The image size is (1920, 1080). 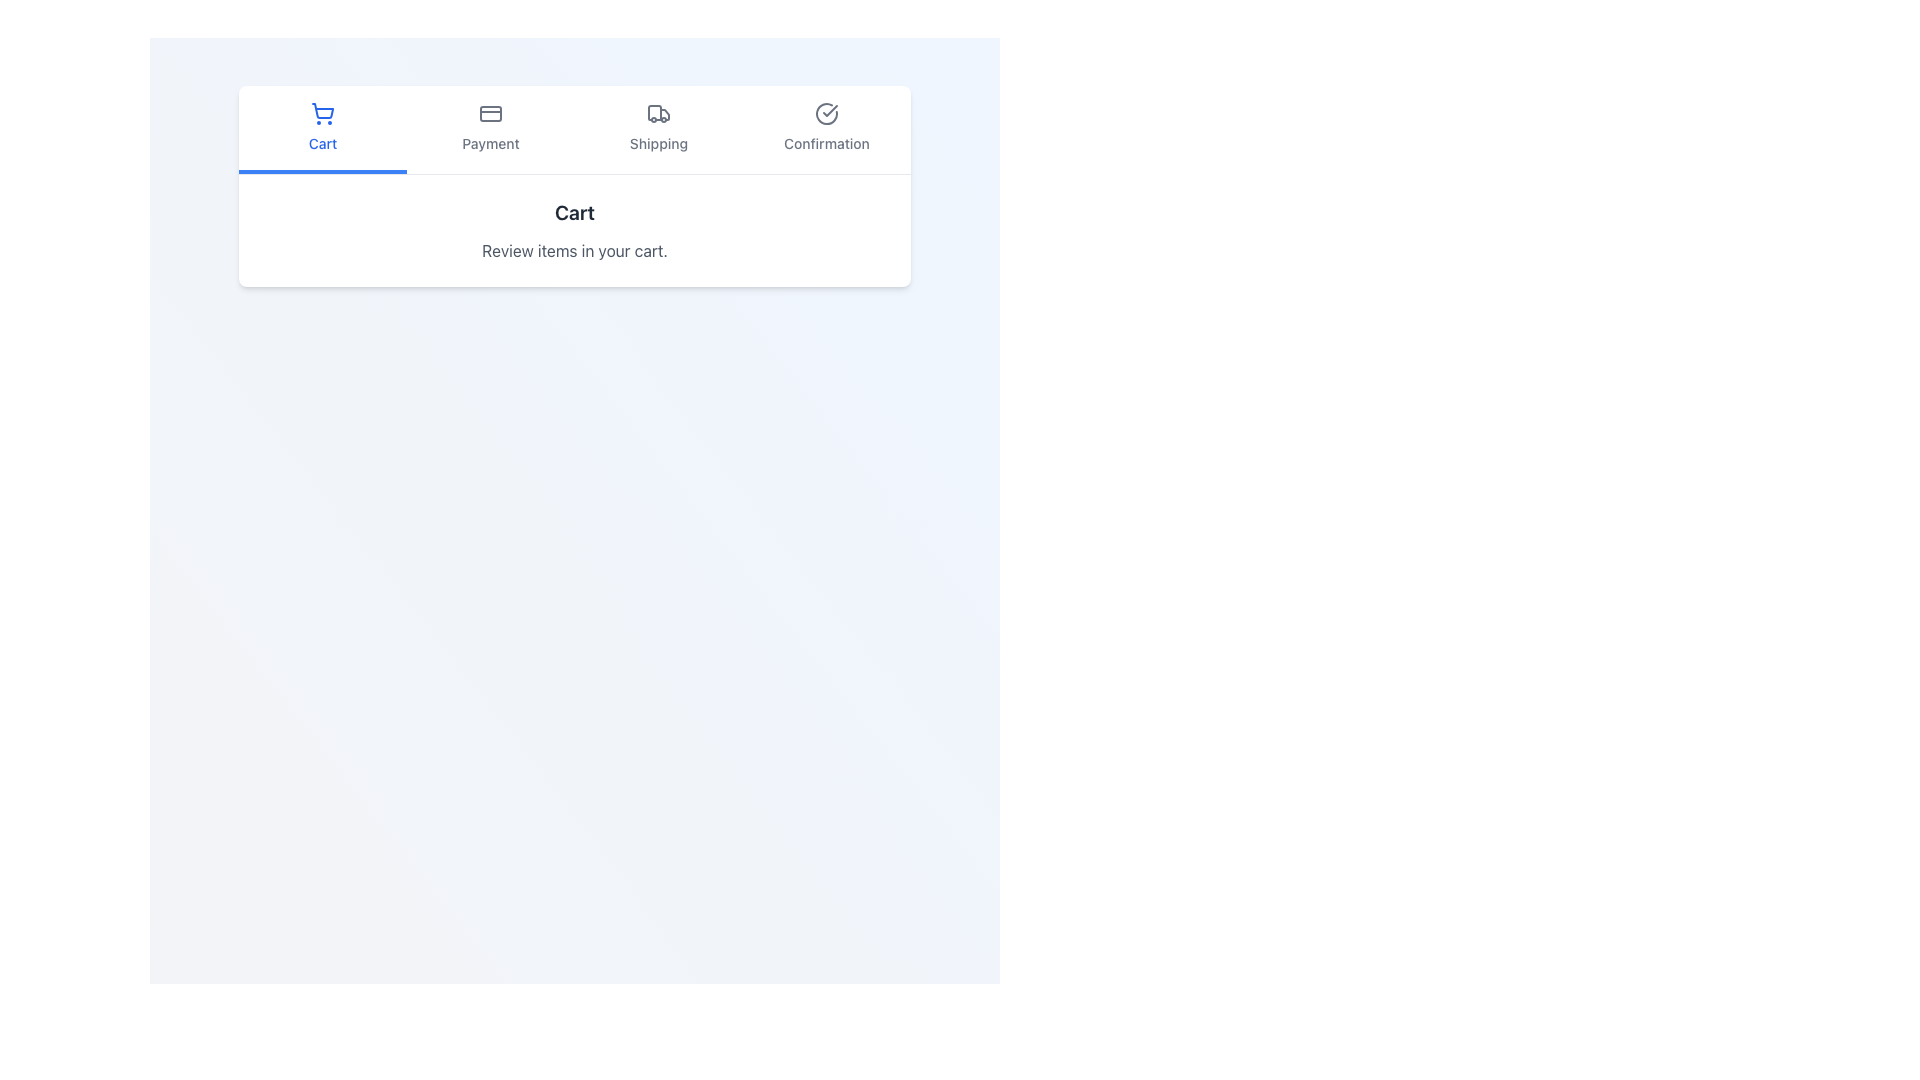 I want to click on the 'Cart' step in the multi-step progress bar, so click(x=574, y=185).